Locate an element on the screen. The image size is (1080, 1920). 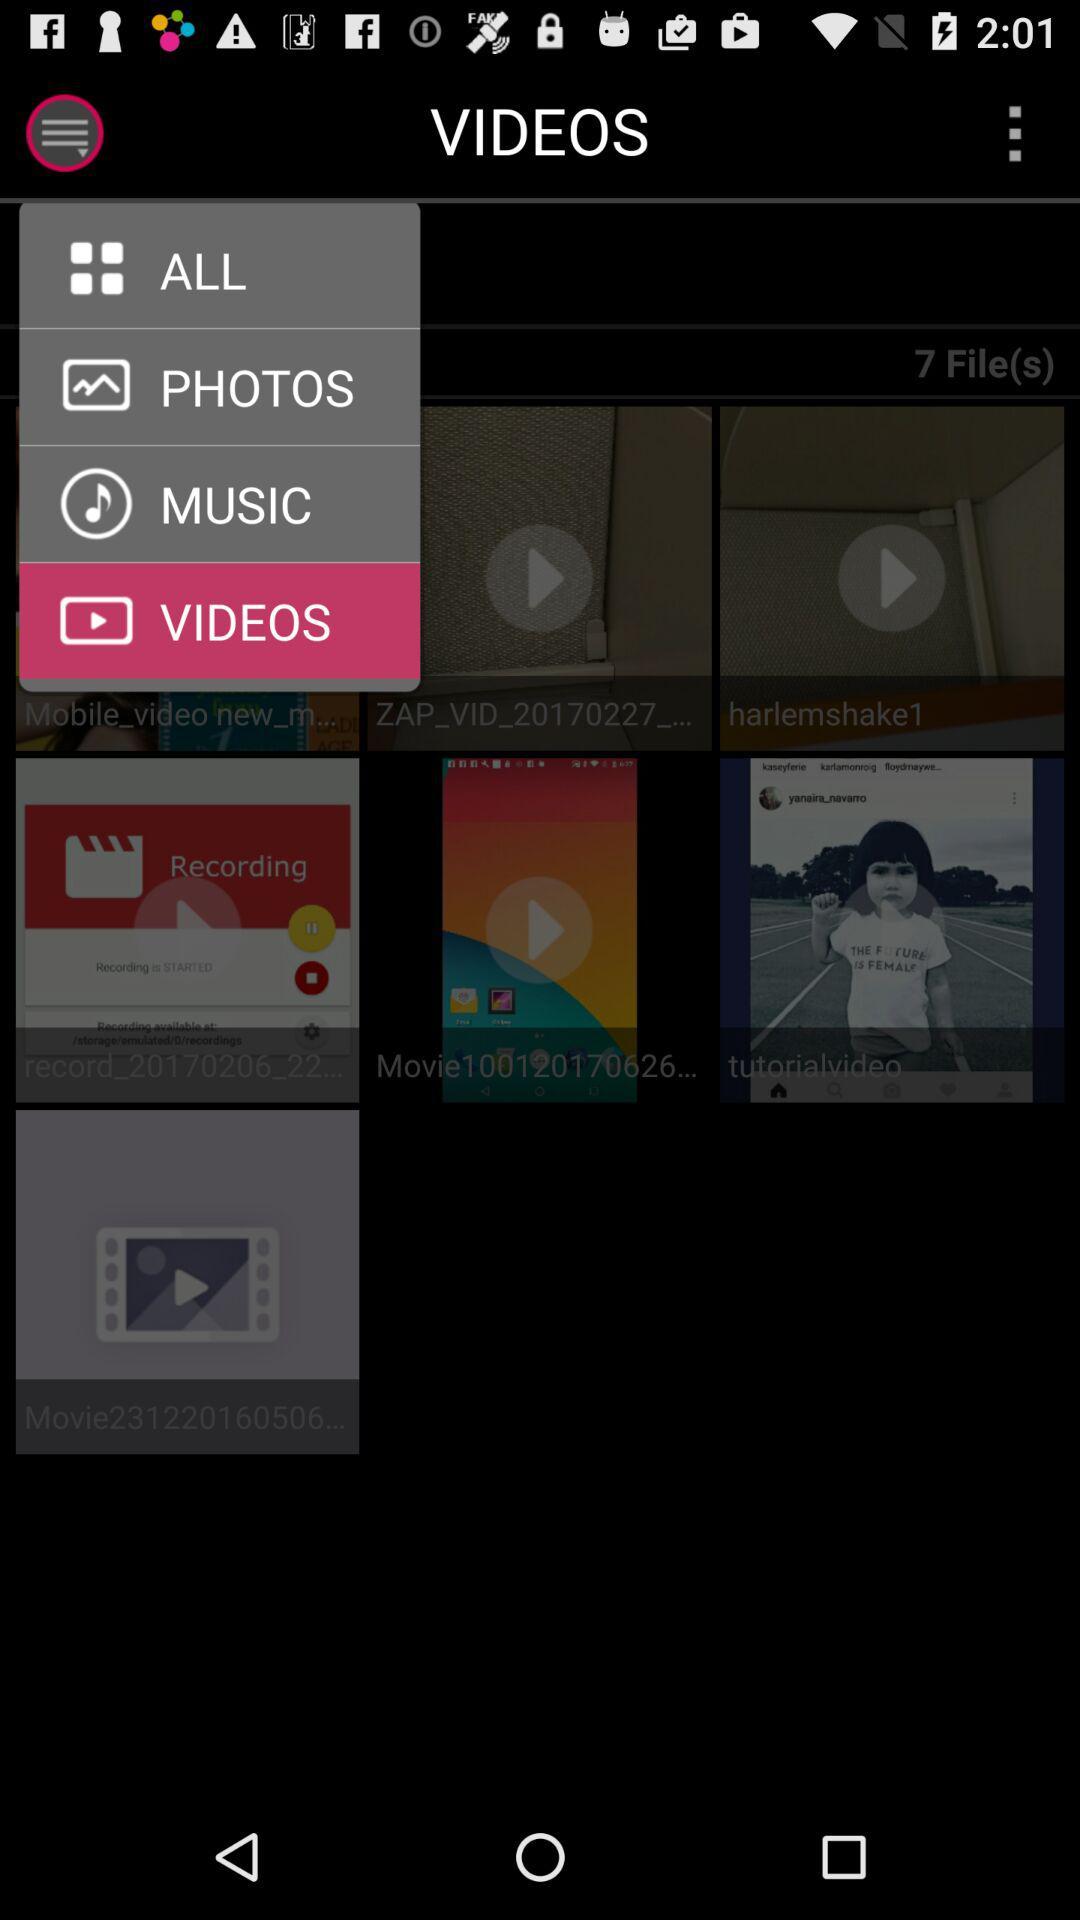
the record_20170206_222152 item is located at coordinates (187, 1064).